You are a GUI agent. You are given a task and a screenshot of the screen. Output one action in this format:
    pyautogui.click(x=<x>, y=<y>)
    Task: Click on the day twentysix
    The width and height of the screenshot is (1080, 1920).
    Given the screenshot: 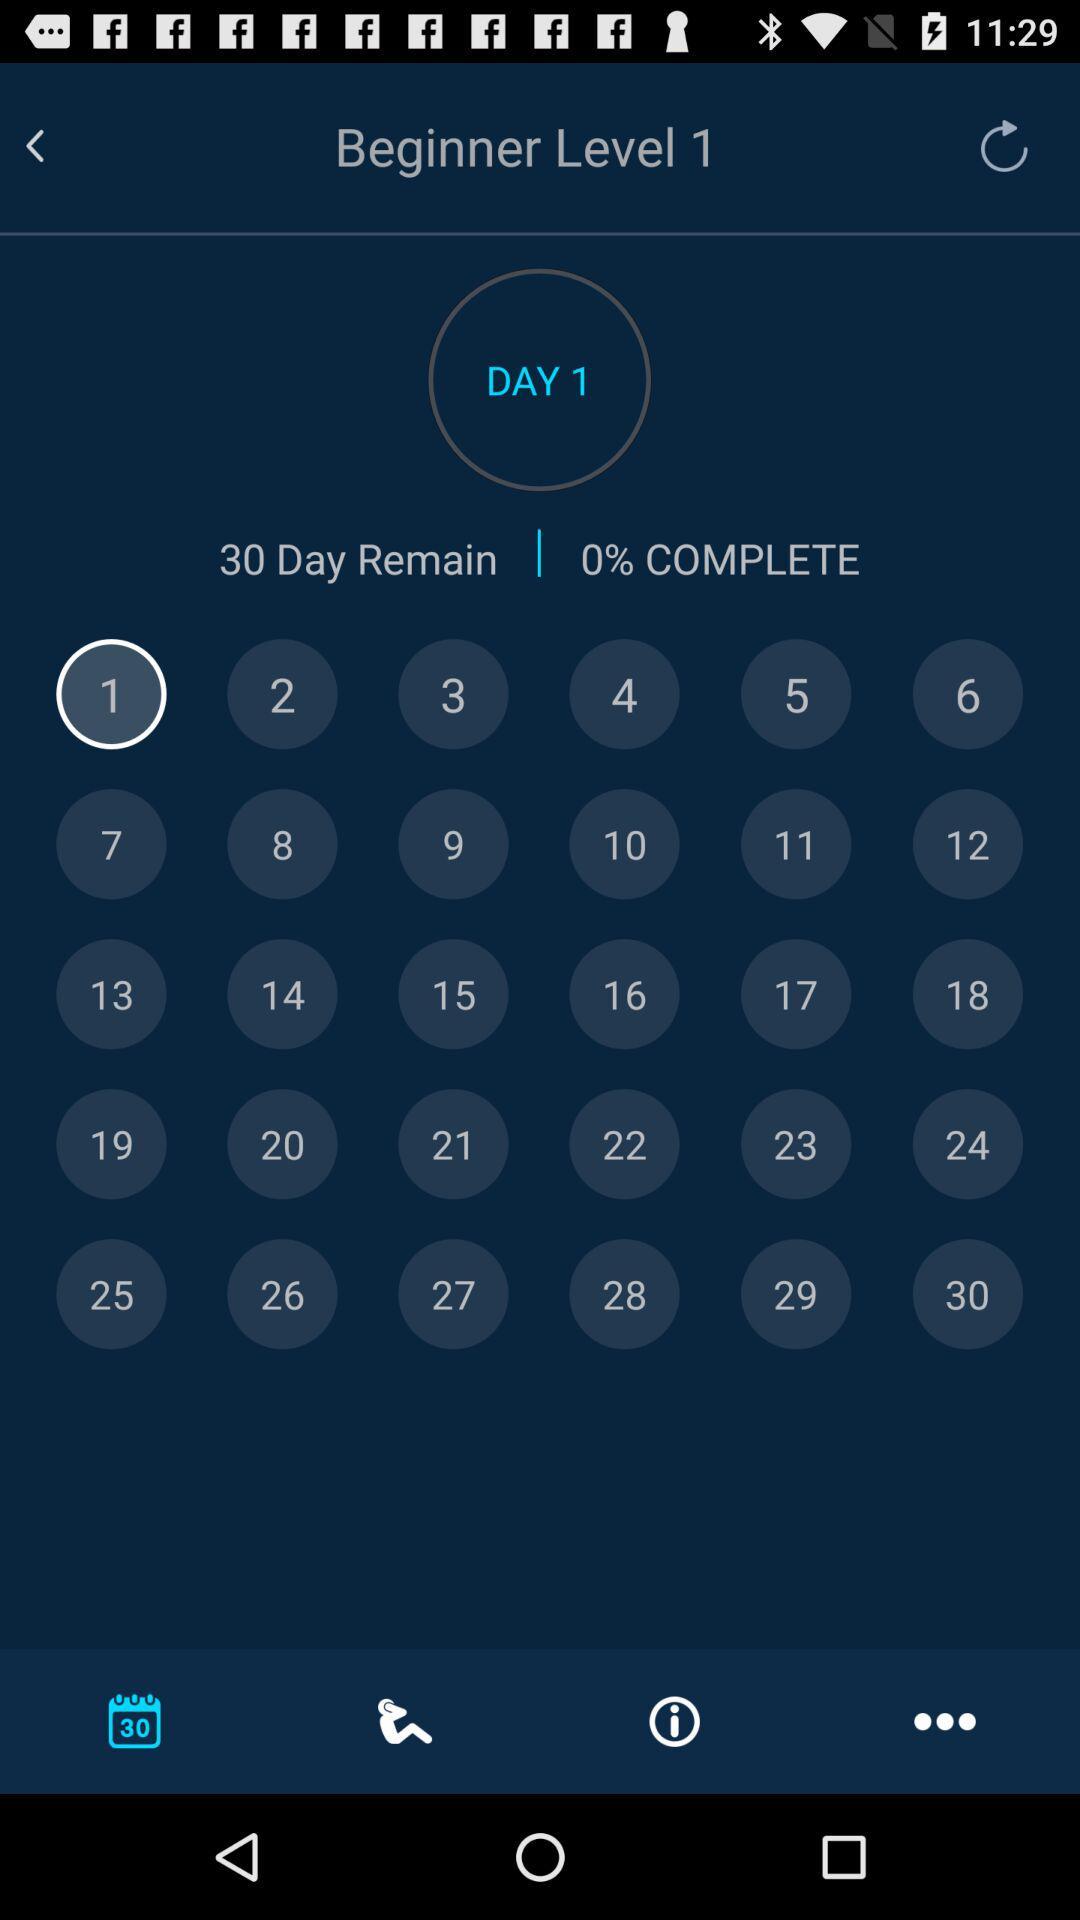 What is the action you would take?
    pyautogui.click(x=282, y=1294)
    